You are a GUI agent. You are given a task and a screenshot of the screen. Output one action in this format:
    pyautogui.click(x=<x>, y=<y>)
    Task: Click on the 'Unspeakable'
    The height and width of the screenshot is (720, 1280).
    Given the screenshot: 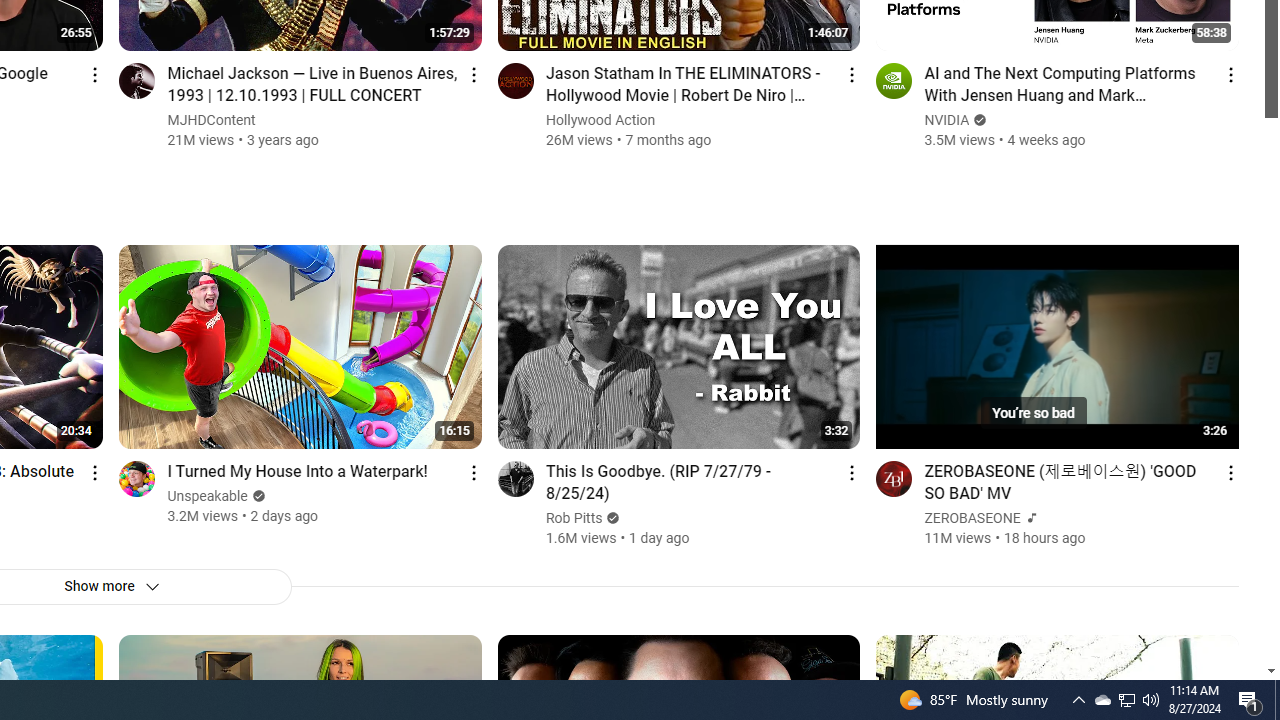 What is the action you would take?
    pyautogui.click(x=208, y=495)
    